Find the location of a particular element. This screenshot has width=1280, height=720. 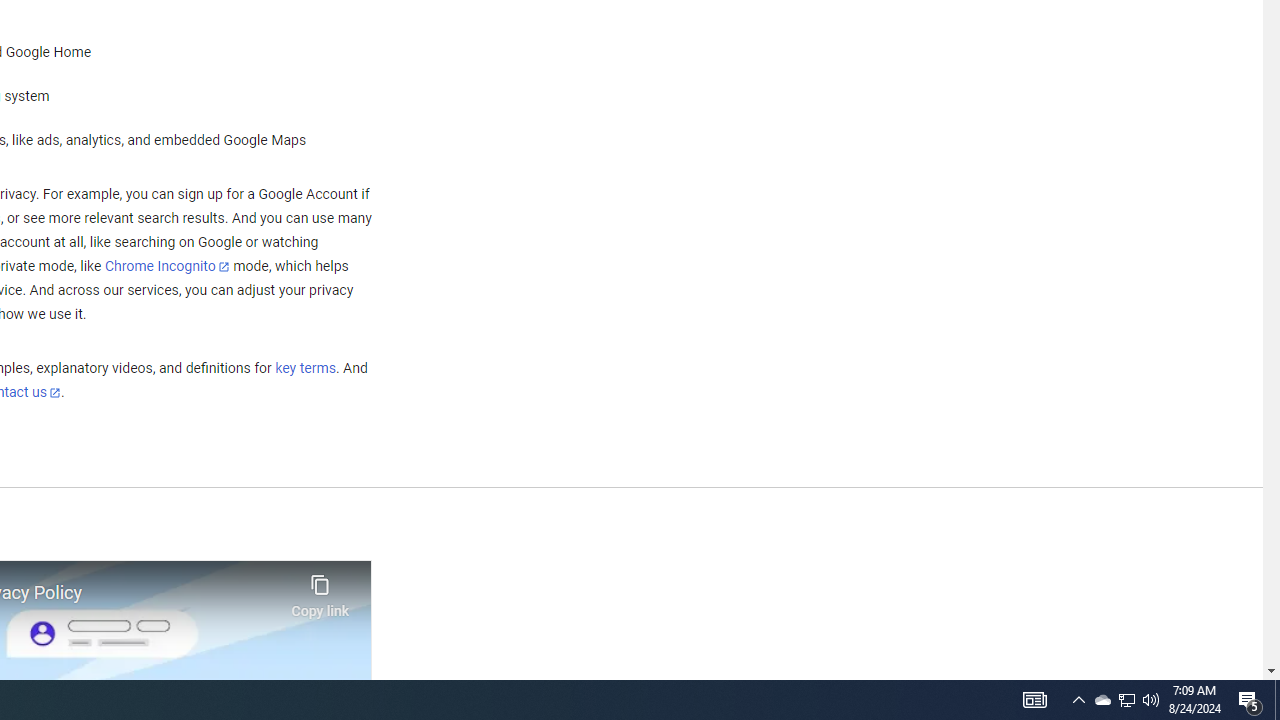

'Copy link' is located at coordinates (320, 590).